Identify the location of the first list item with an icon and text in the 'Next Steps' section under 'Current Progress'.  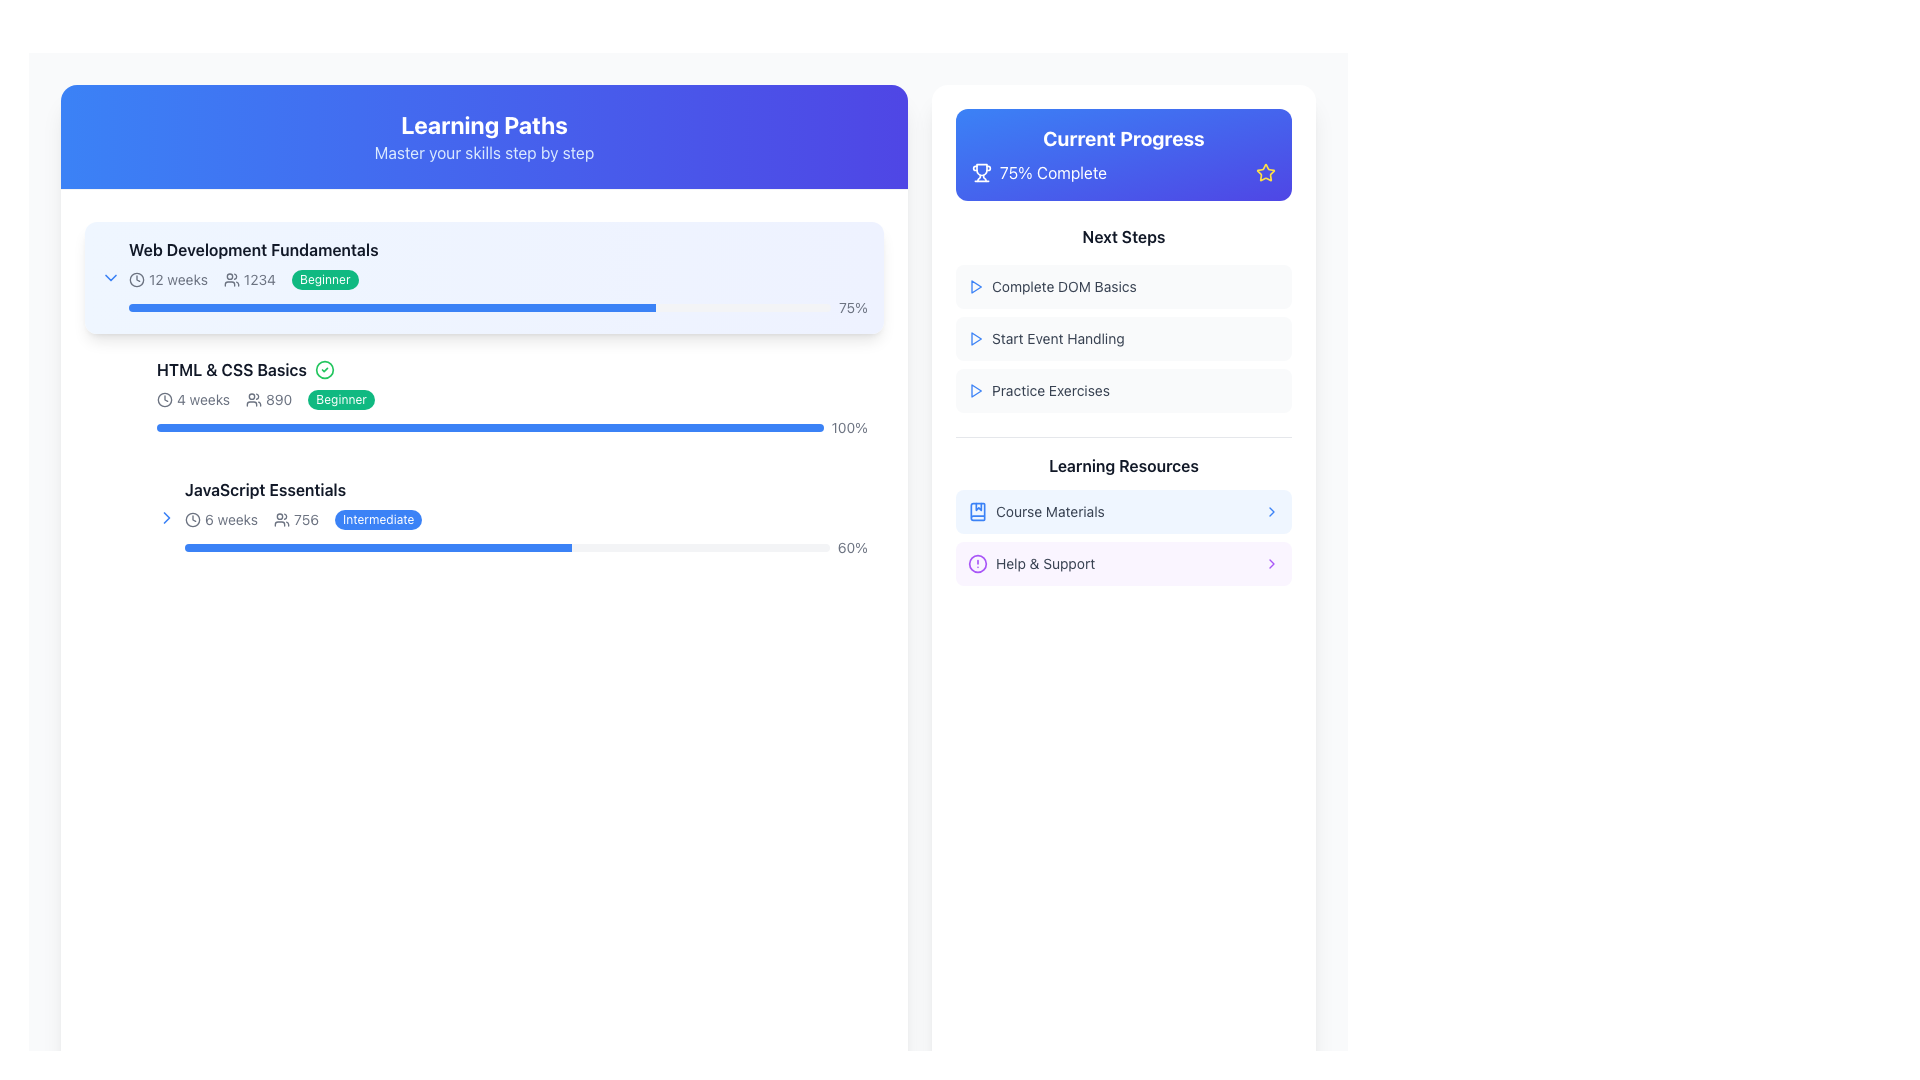
(1123, 286).